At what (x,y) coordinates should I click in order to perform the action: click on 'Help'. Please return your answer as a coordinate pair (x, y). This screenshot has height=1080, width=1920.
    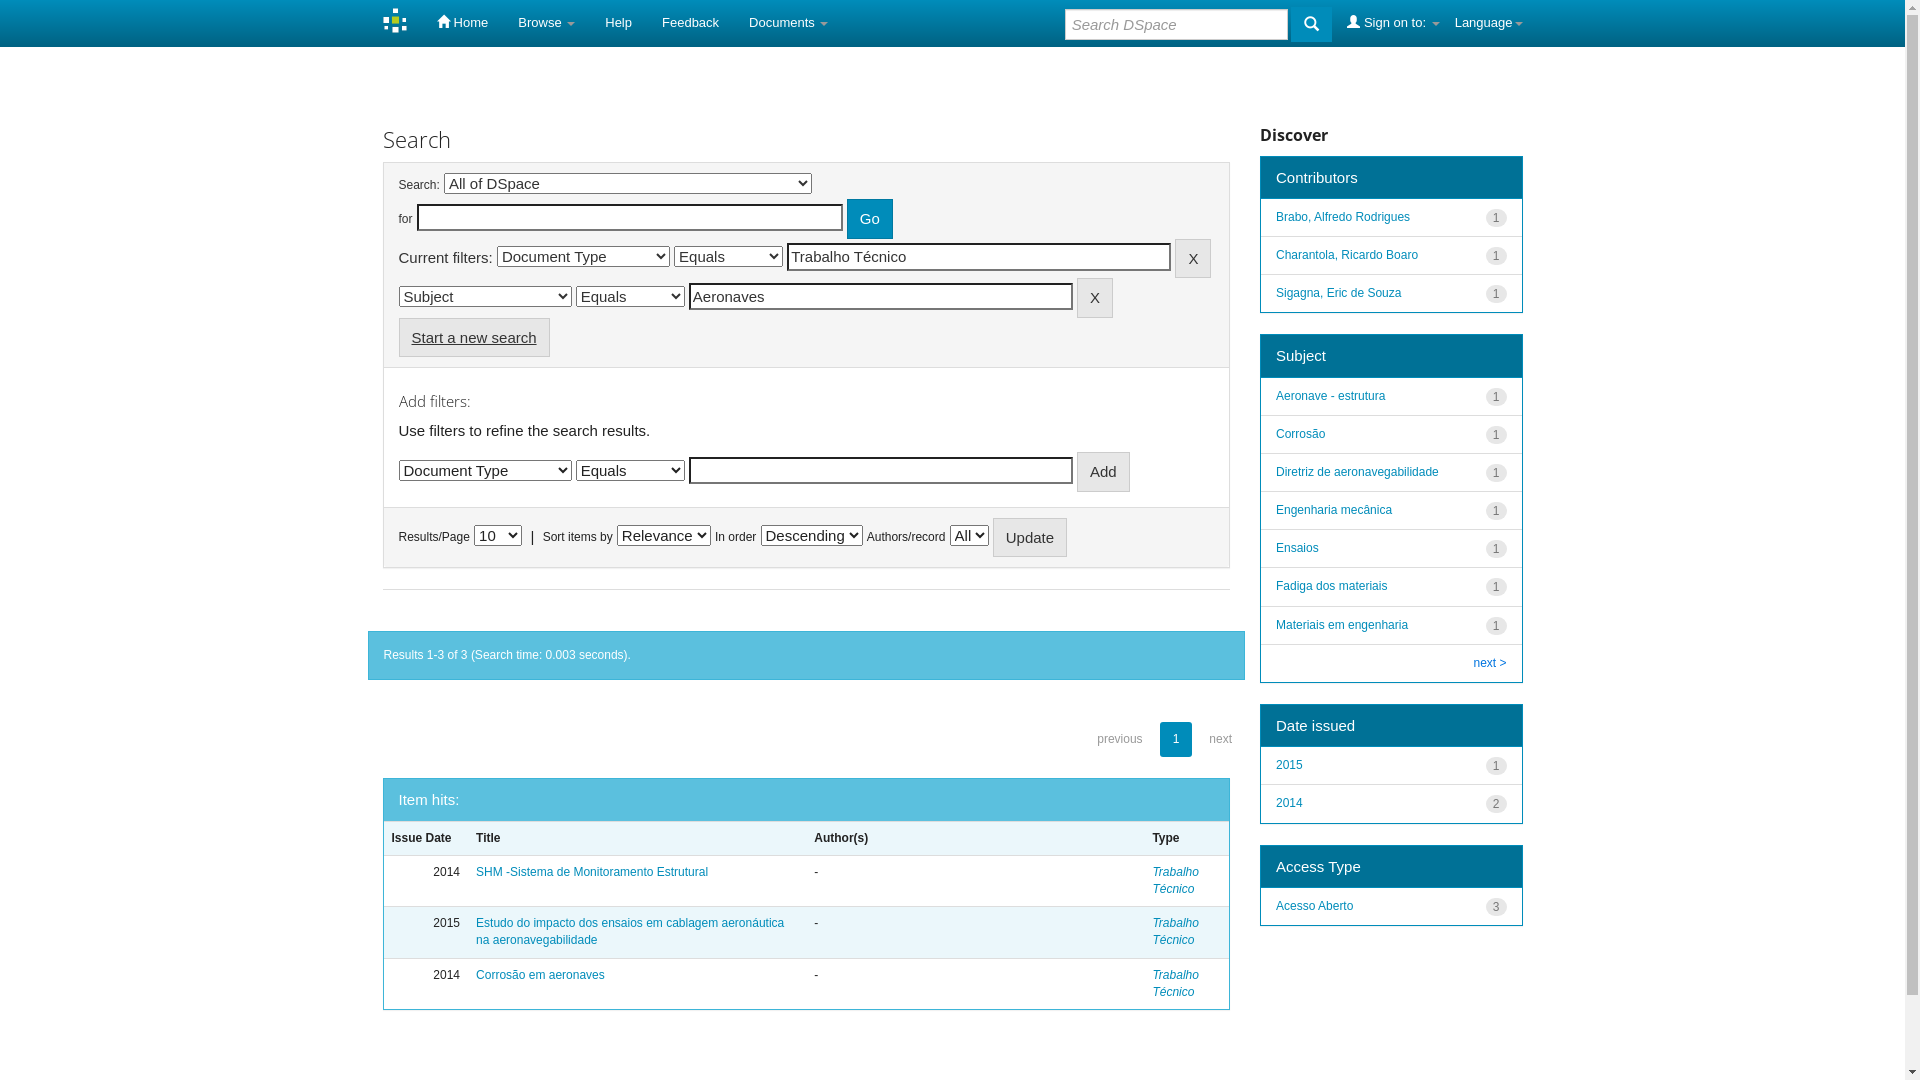
    Looking at the image, I should click on (617, 22).